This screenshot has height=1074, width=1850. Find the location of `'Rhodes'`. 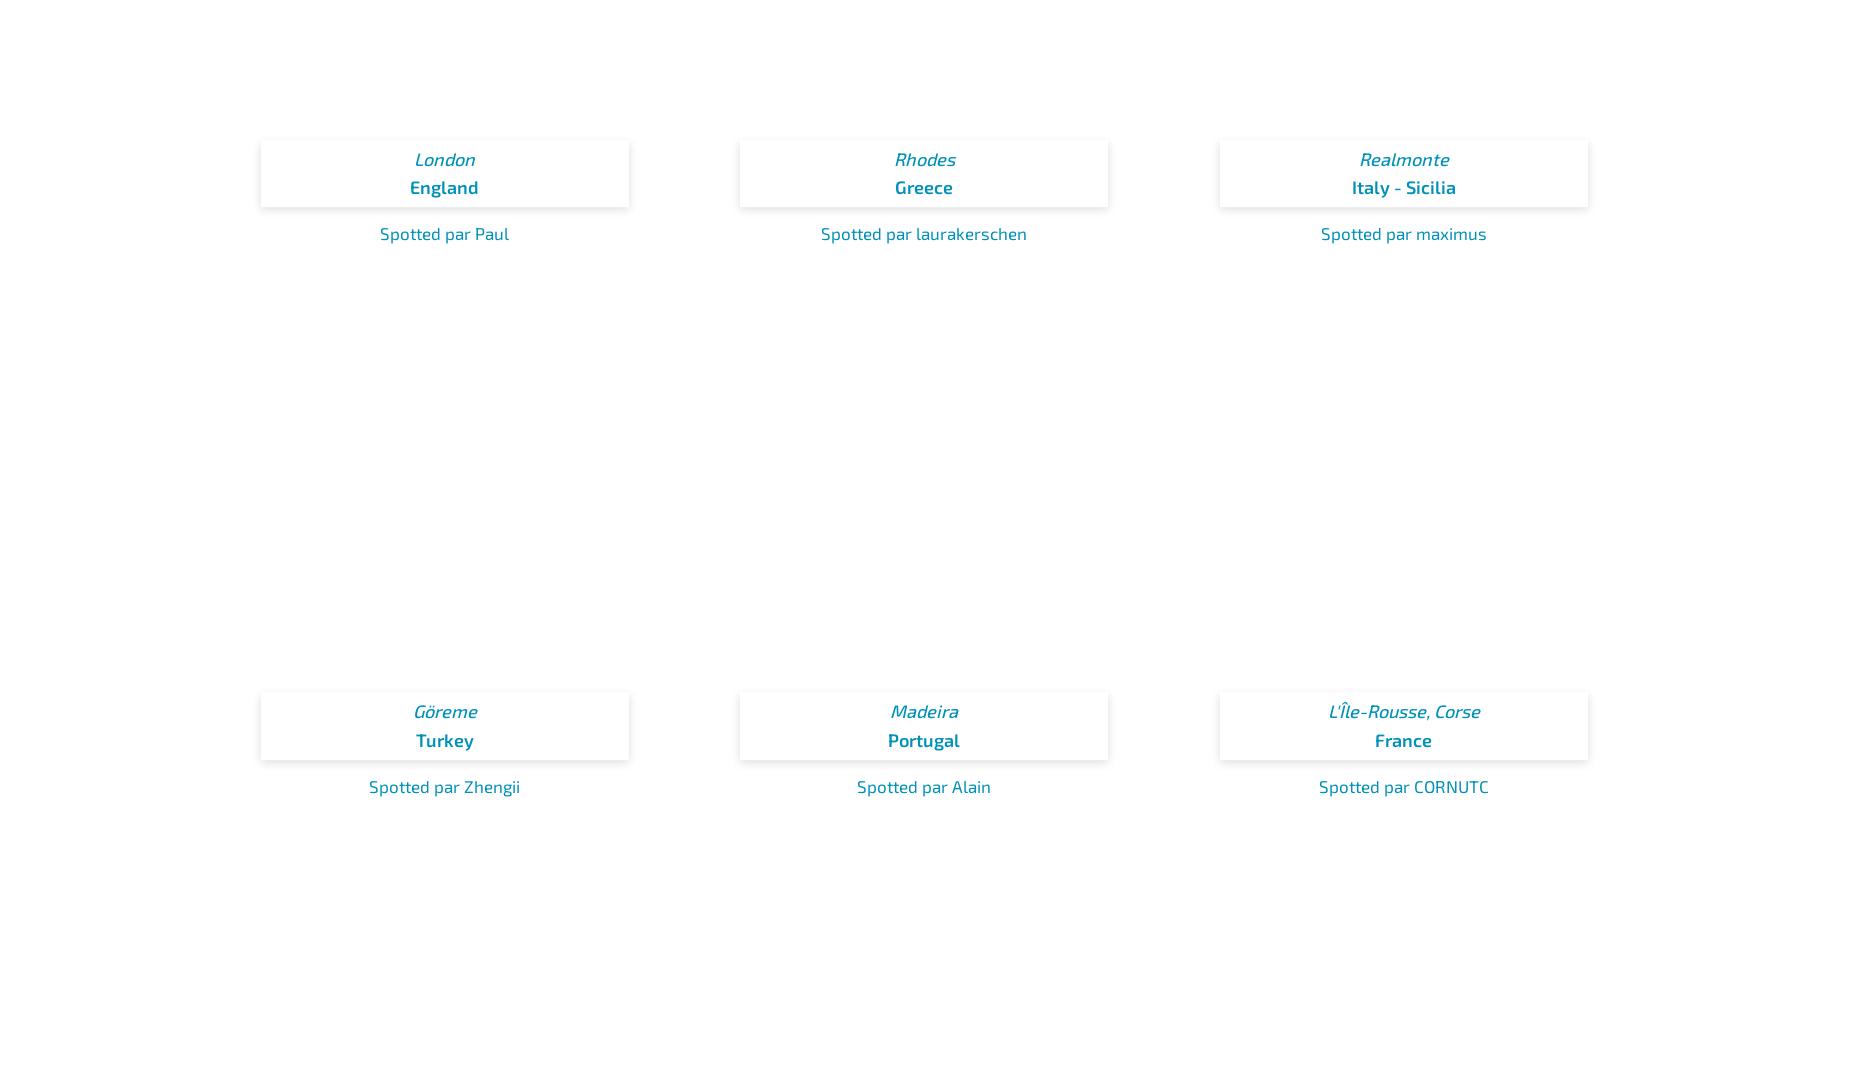

'Rhodes' is located at coordinates (923, 156).